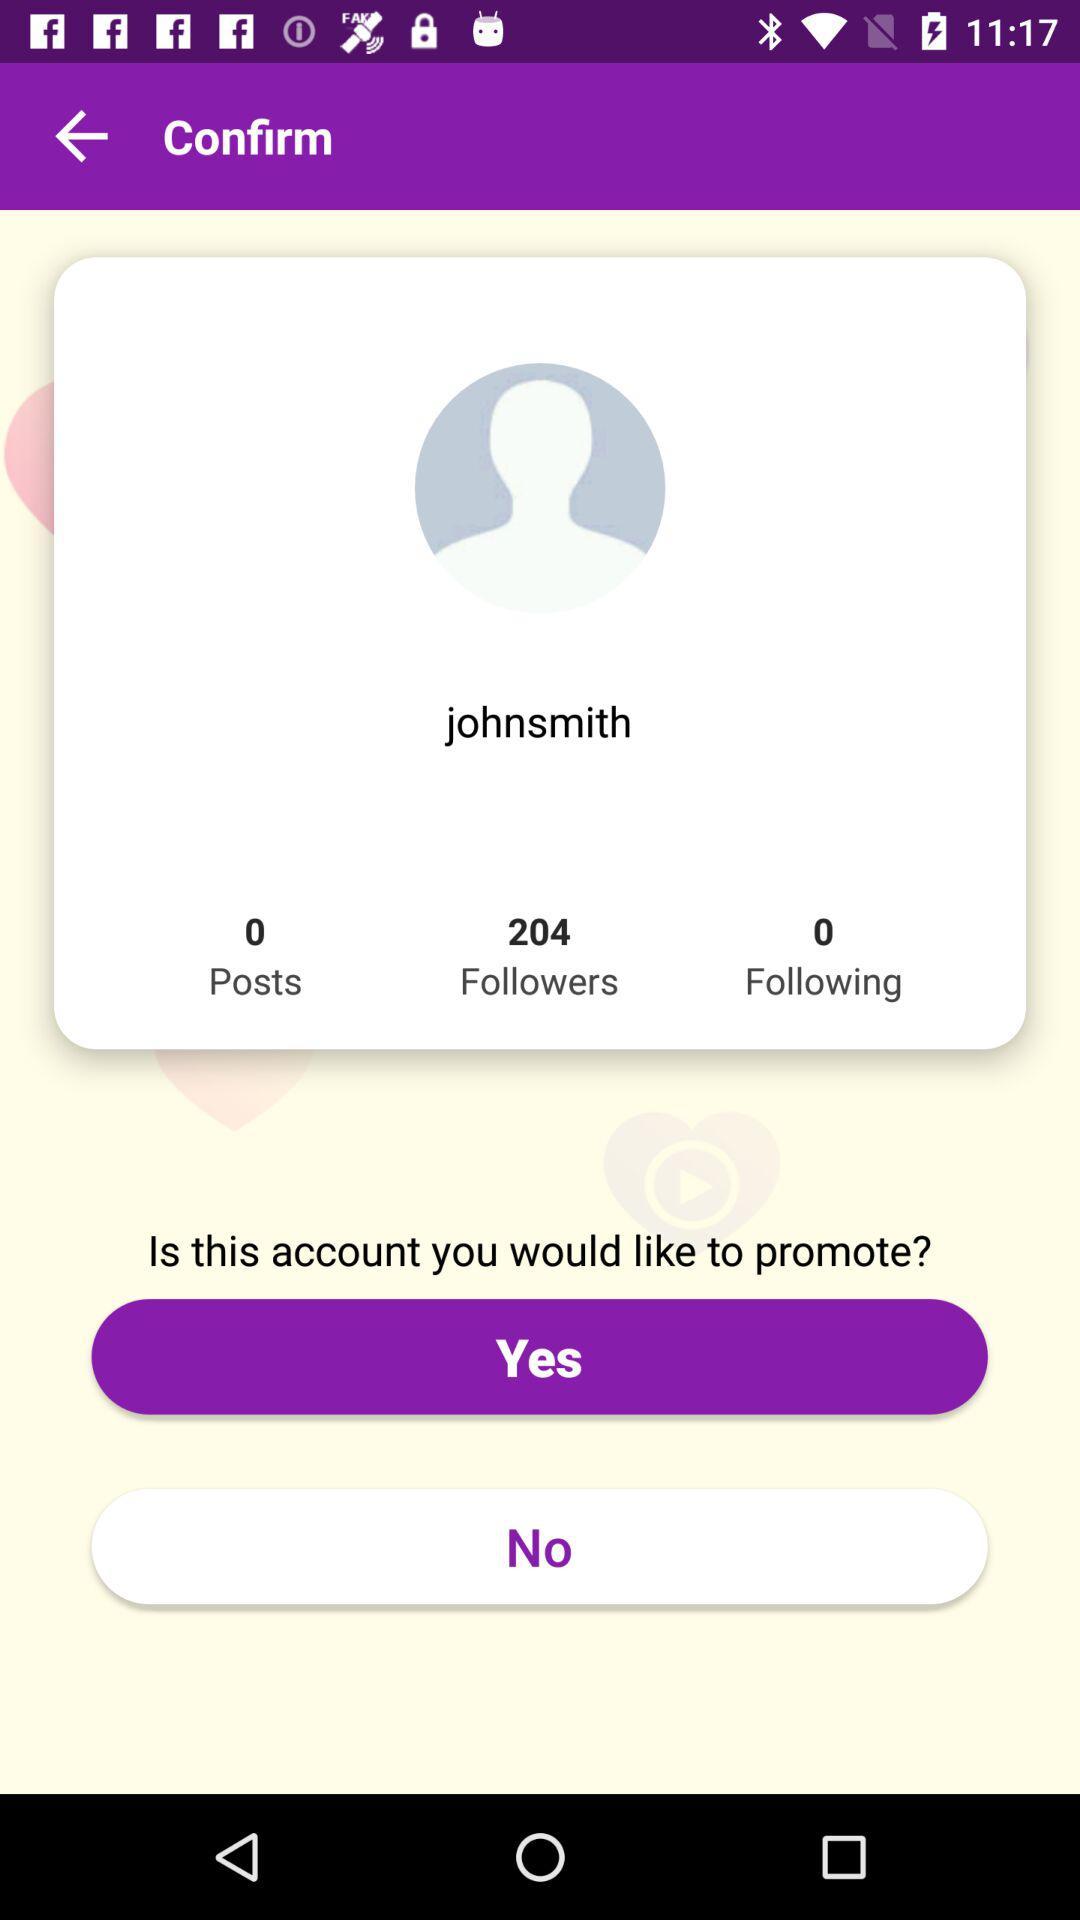 The image size is (1080, 1920). Describe the element at coordinates (538, 1545) in the screenshot. I see `no item` at that location.